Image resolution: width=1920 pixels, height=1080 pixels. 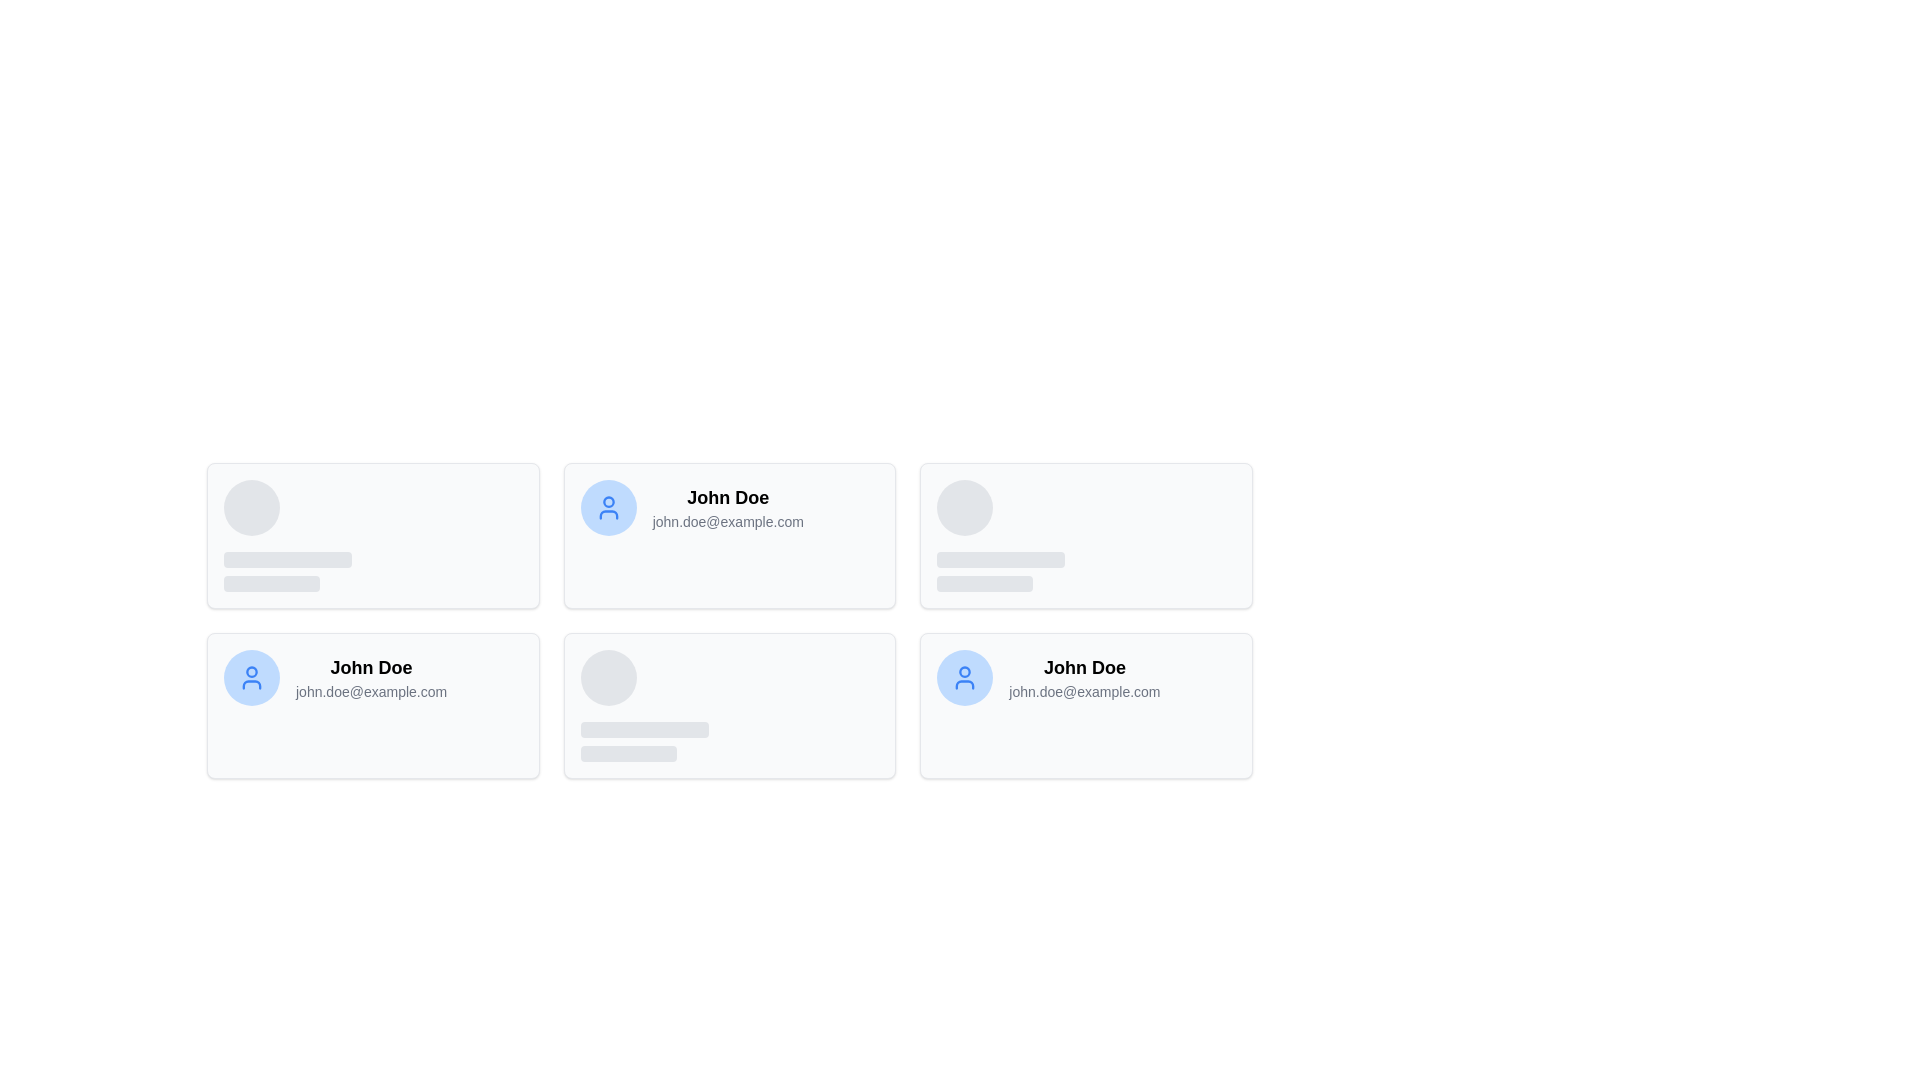 I want to click on the first visual placeholder located in the bottom-right segment of the interface, which serves as a potential loading bar or spacing indicator, so click(x=644, y=729).